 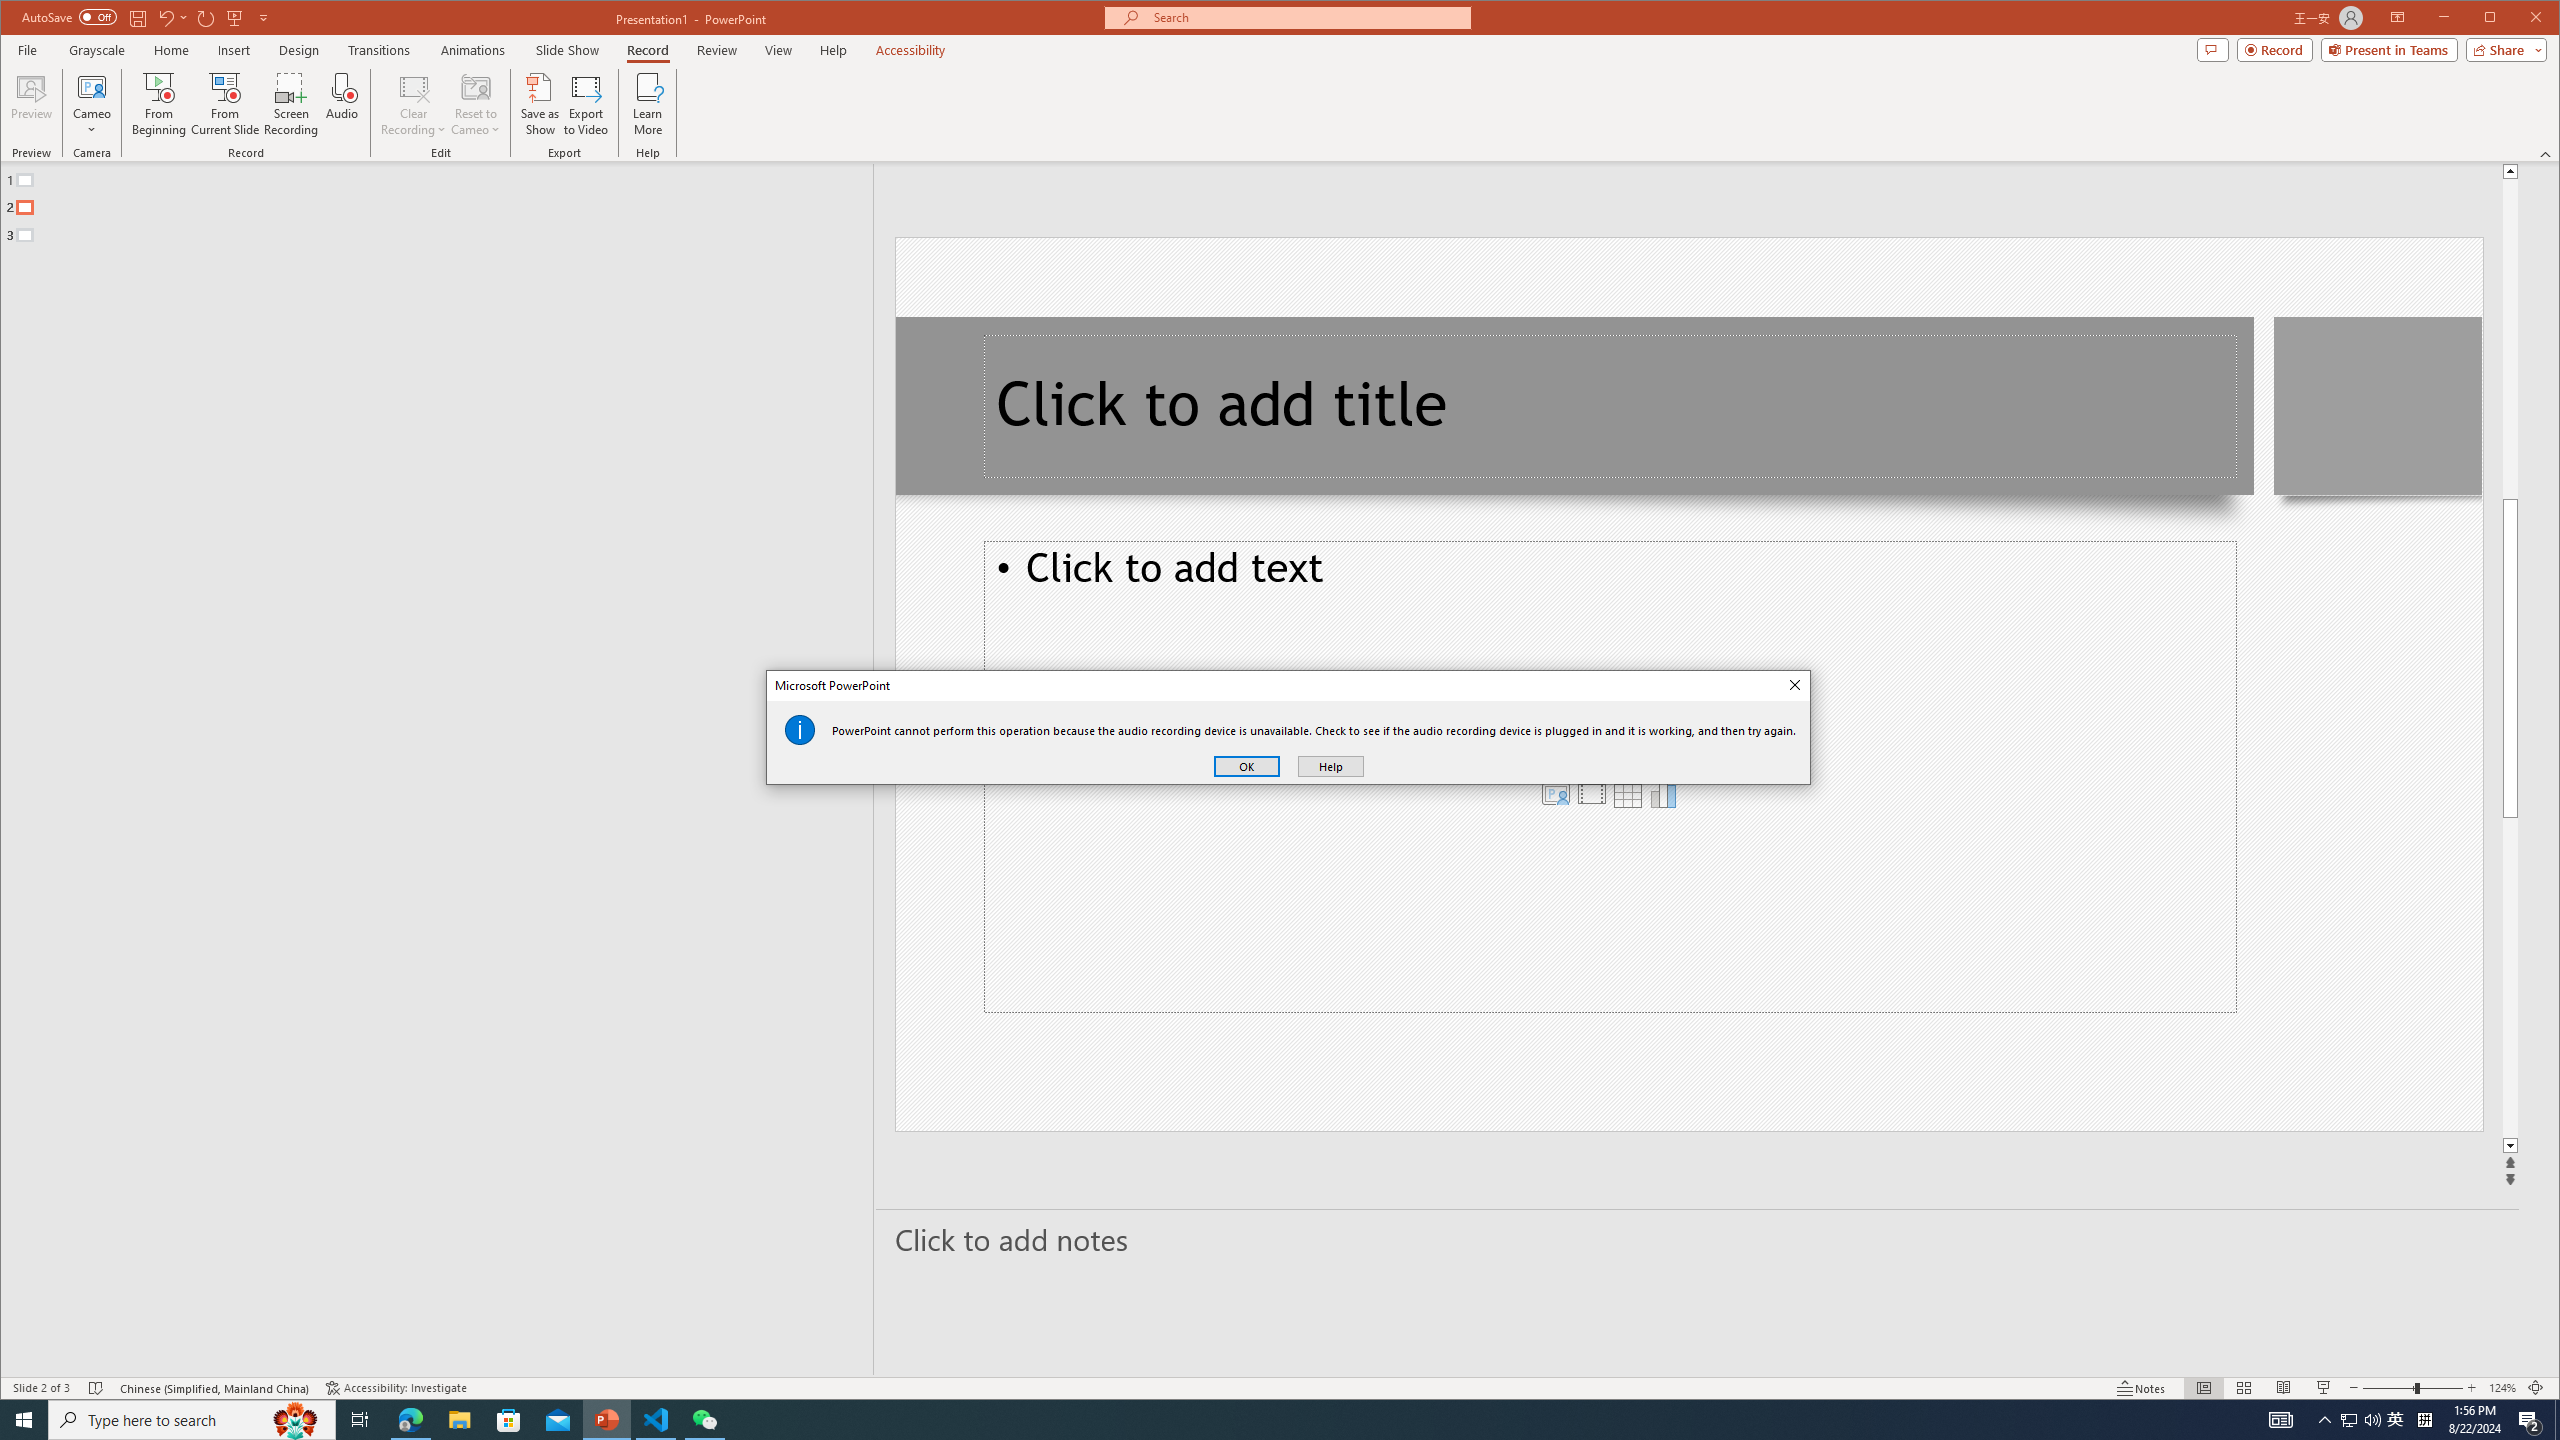 What do you see at coordinates (799, 729) in the screenshot?
I see `'Class: Static'` at bounding box center [799, 729].